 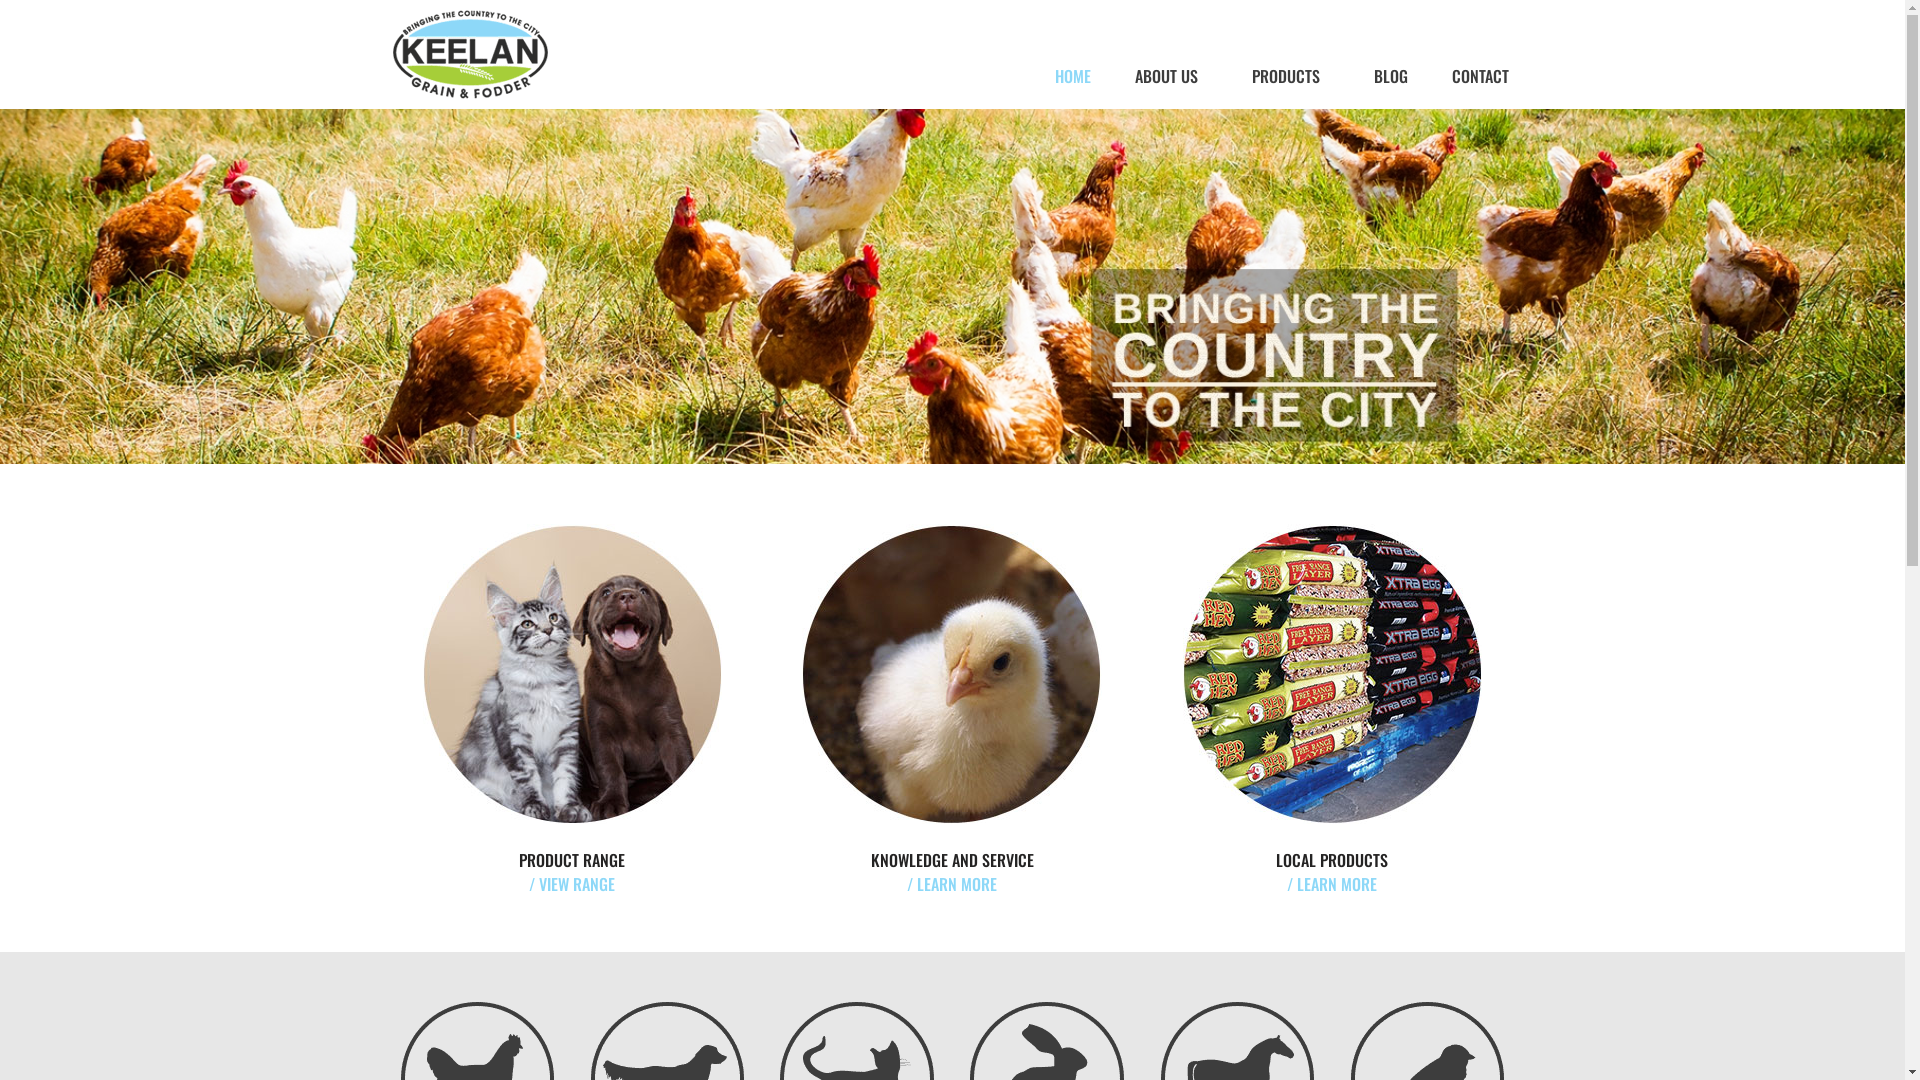 I want to click on '/ VIEW RANGE', so click(x=570, y=882).